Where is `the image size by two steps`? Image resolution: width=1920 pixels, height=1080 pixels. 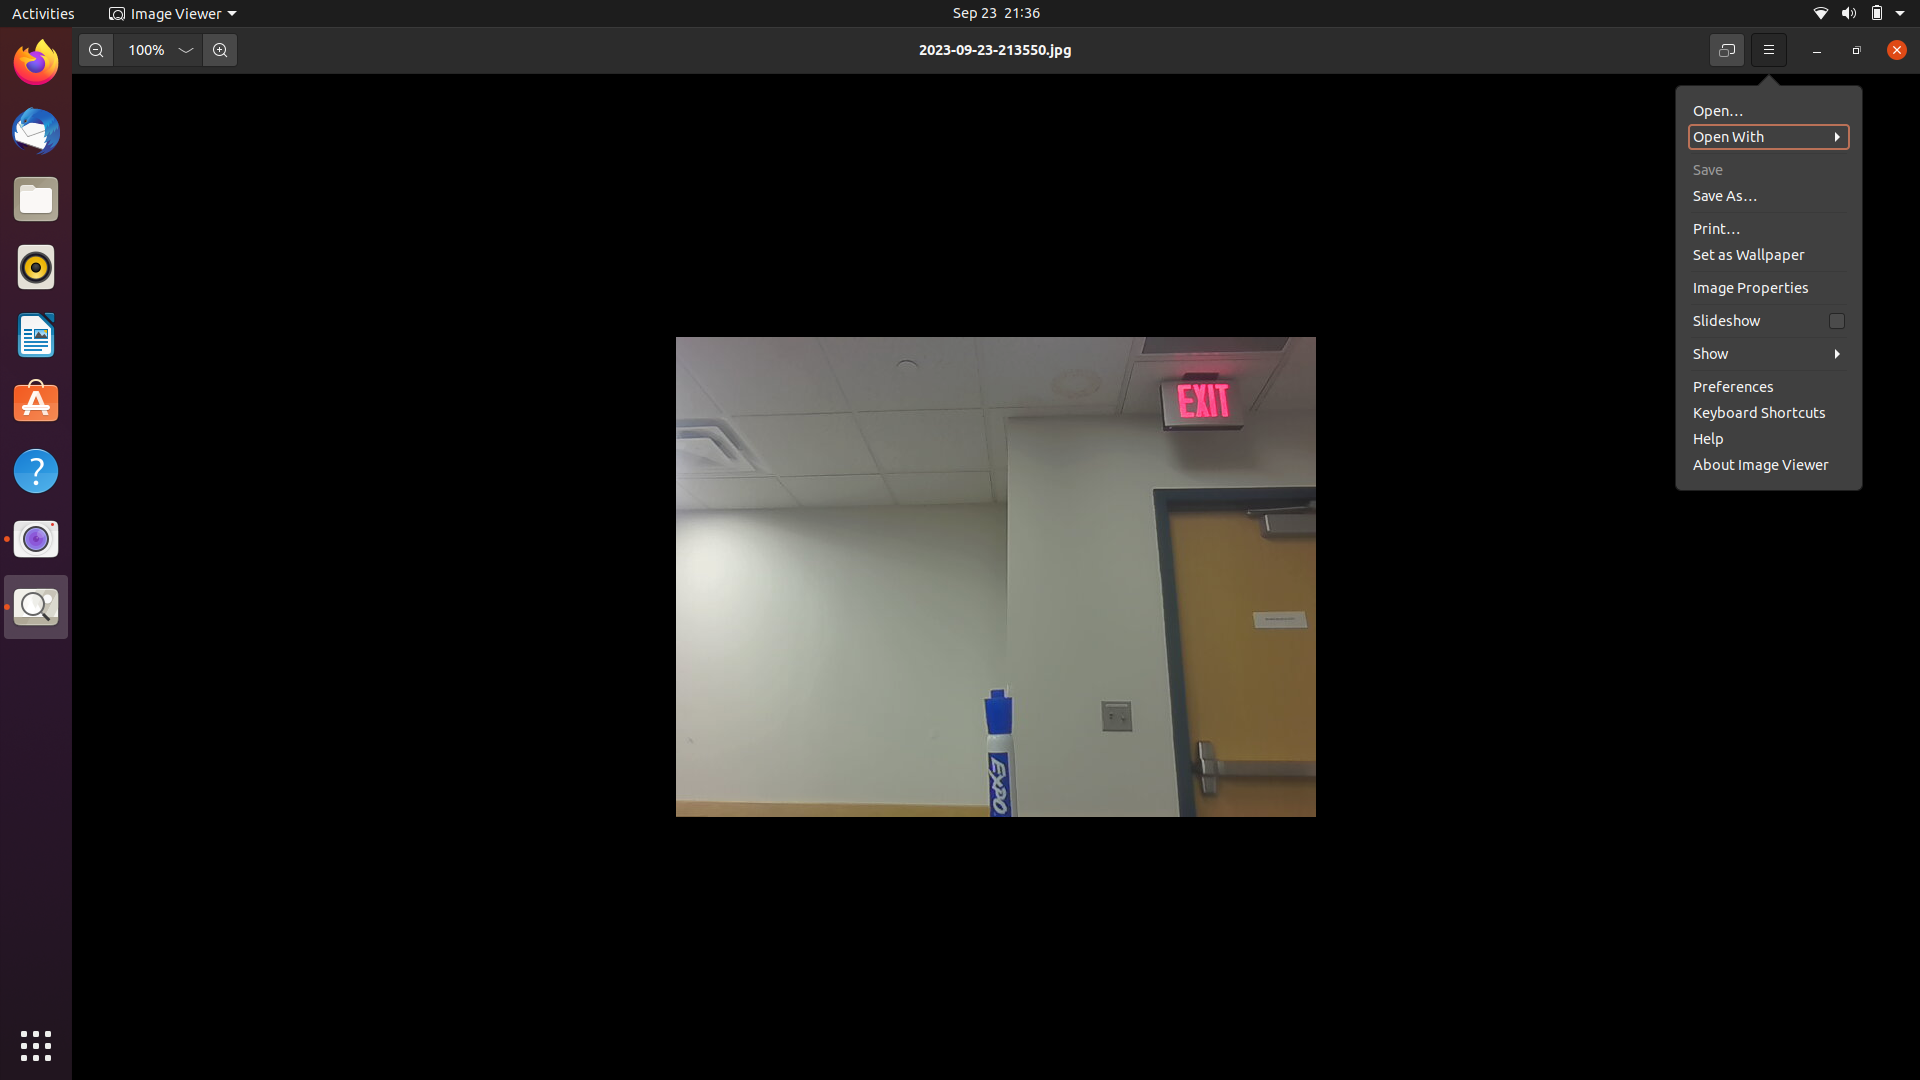 the image size by two steps is located at coordinates (94, 49).